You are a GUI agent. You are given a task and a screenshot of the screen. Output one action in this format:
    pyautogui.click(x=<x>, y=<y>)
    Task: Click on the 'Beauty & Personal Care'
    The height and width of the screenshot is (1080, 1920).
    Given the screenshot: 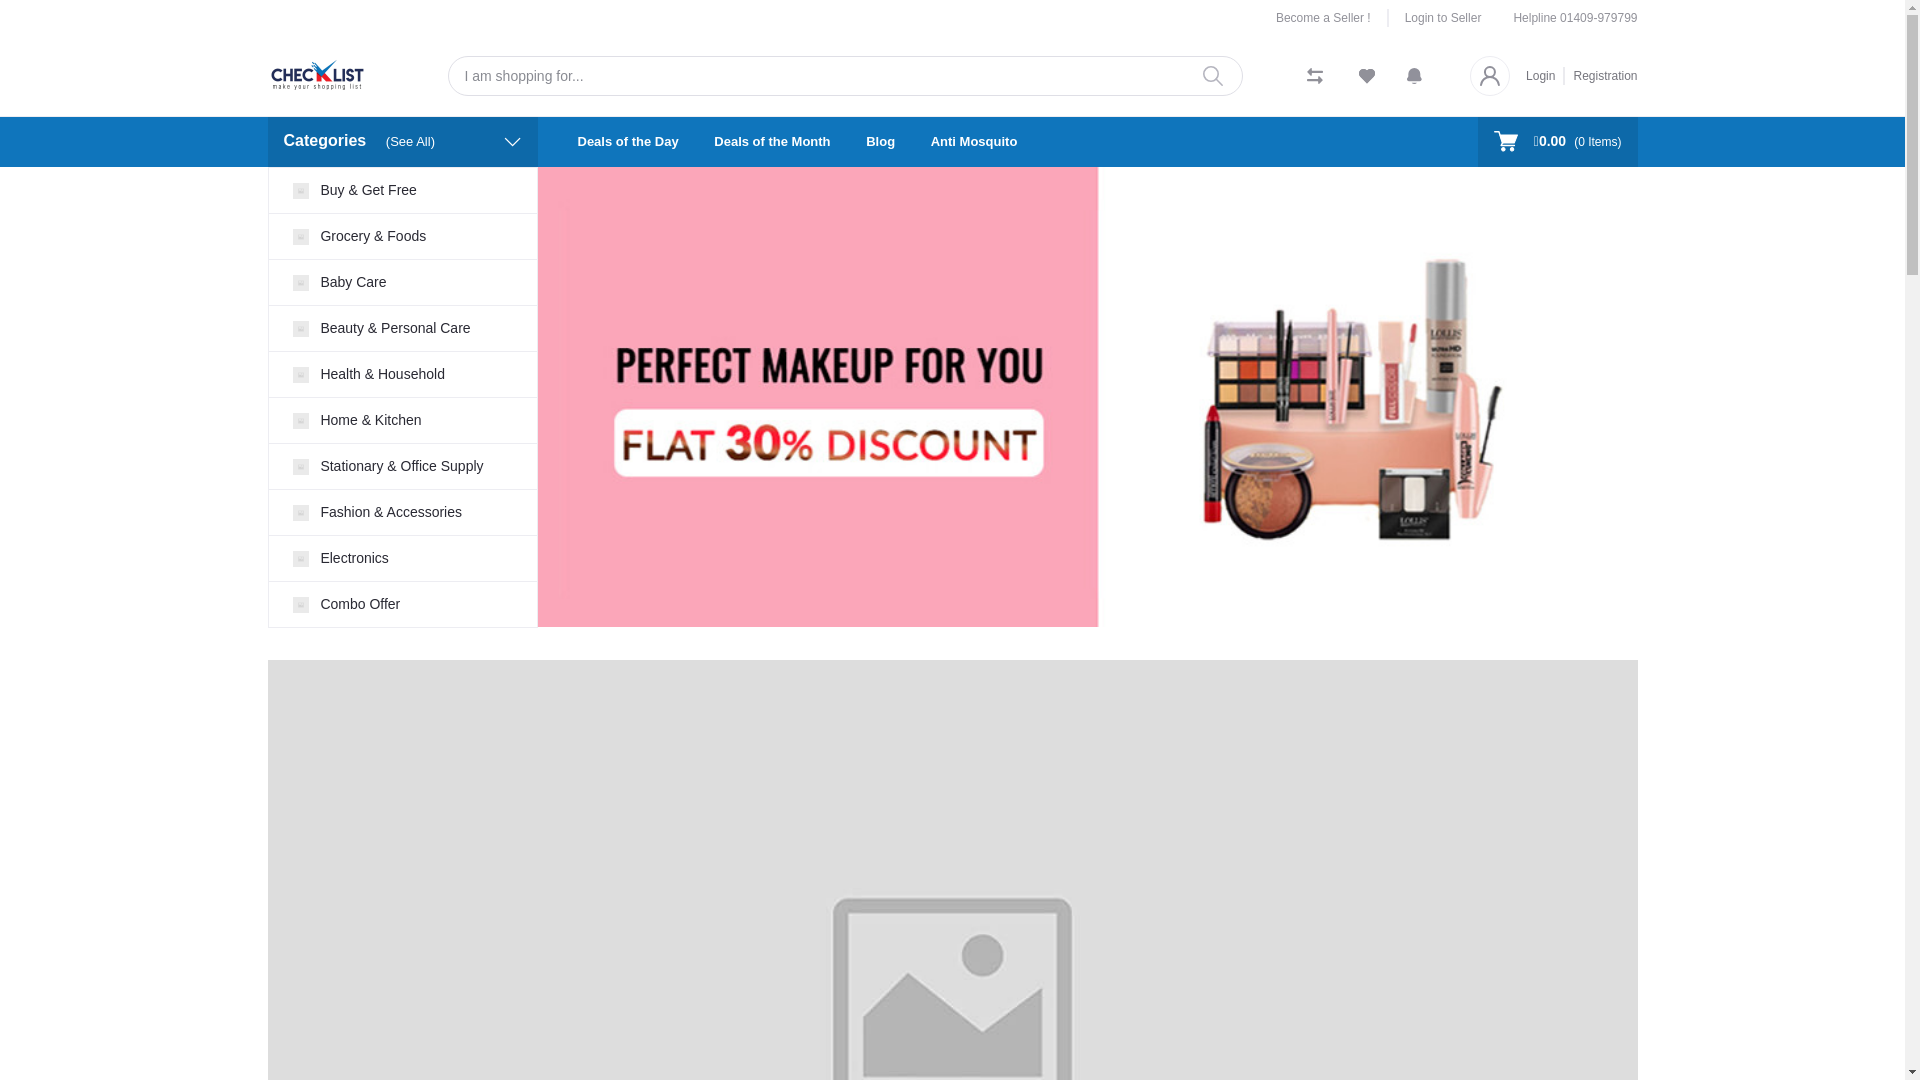 What is the action you would take?
    pyautogui.click(x=401, y=327)
    